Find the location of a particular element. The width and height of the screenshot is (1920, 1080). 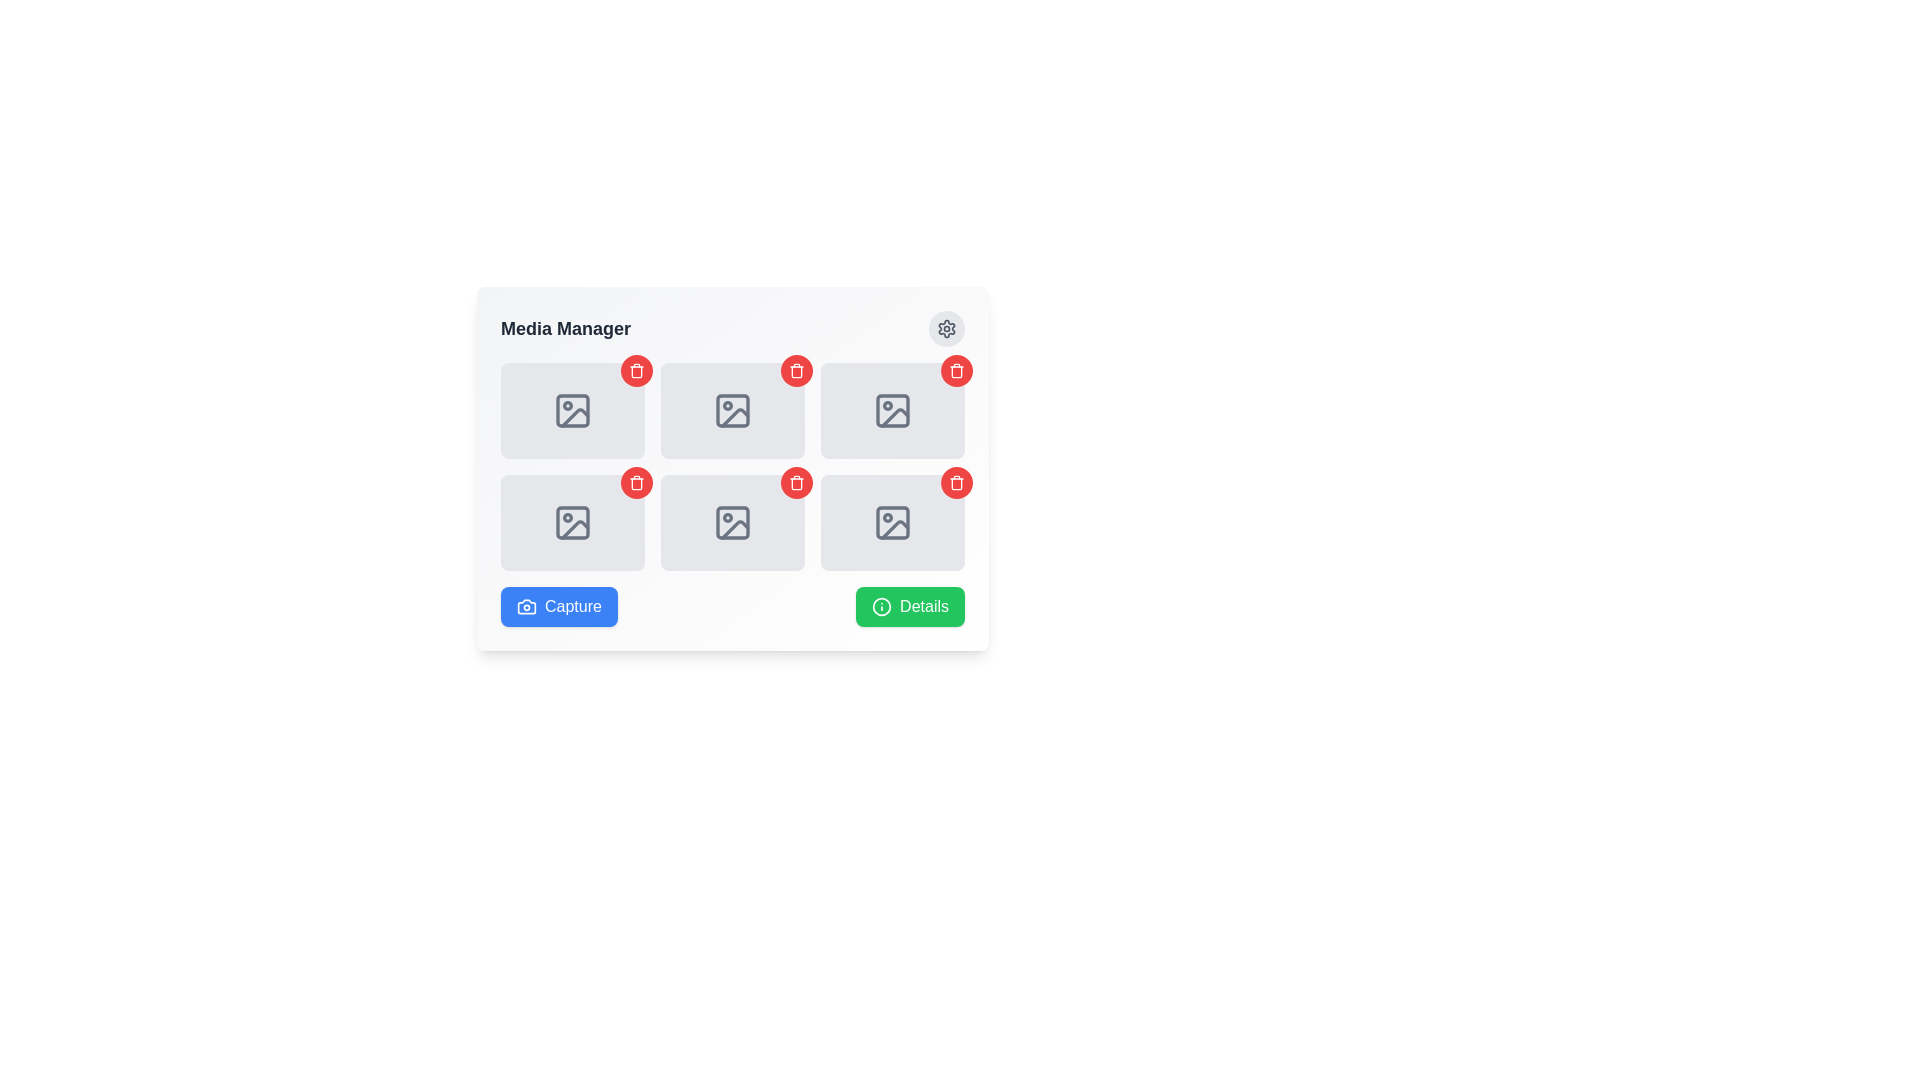

the icon resembling an image or photograph with a gray outline, located in the top-left button of a 2x3 grid in the 'Media Manager' interface is located at coordinates (571, 410).